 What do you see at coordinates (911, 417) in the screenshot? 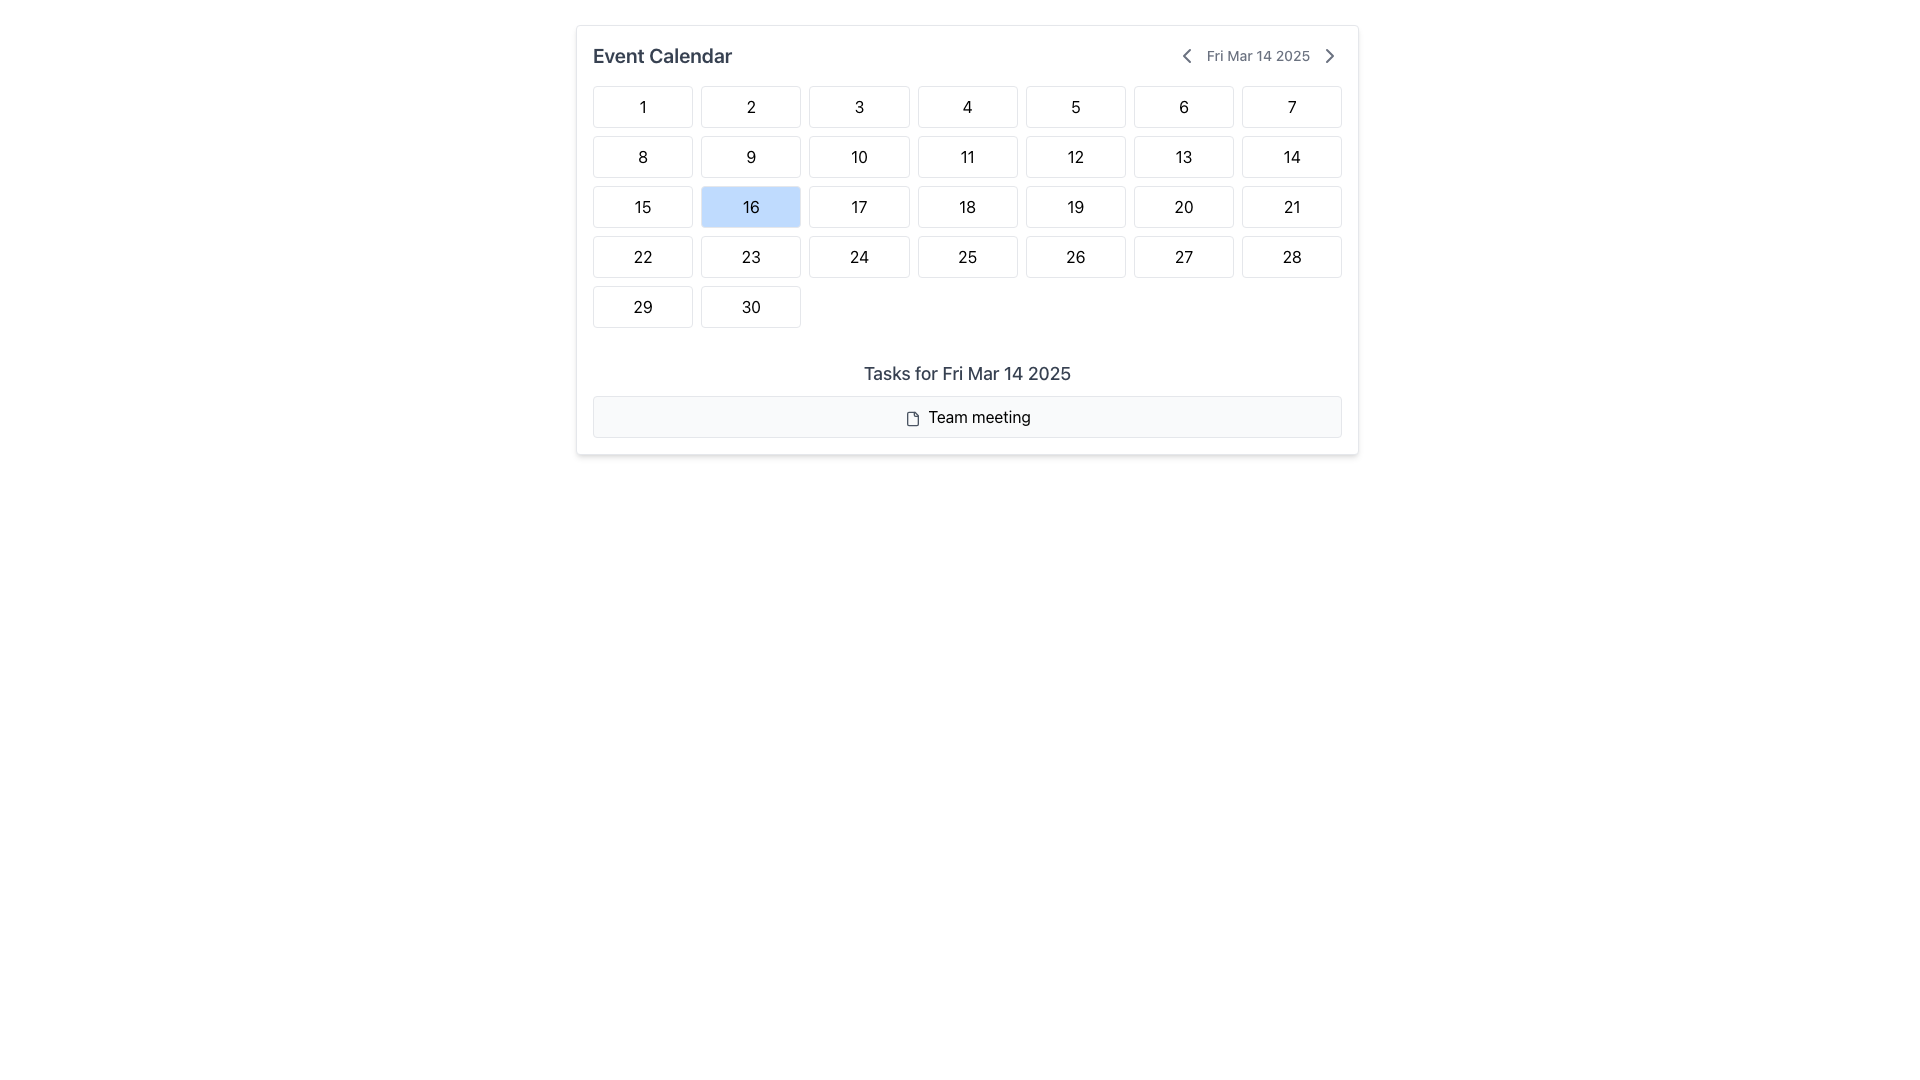
I see `the icon representing the file associated with the 'Team meeting' task, located within the box titled 'Team meeting'` at bounding box center [911, 417].